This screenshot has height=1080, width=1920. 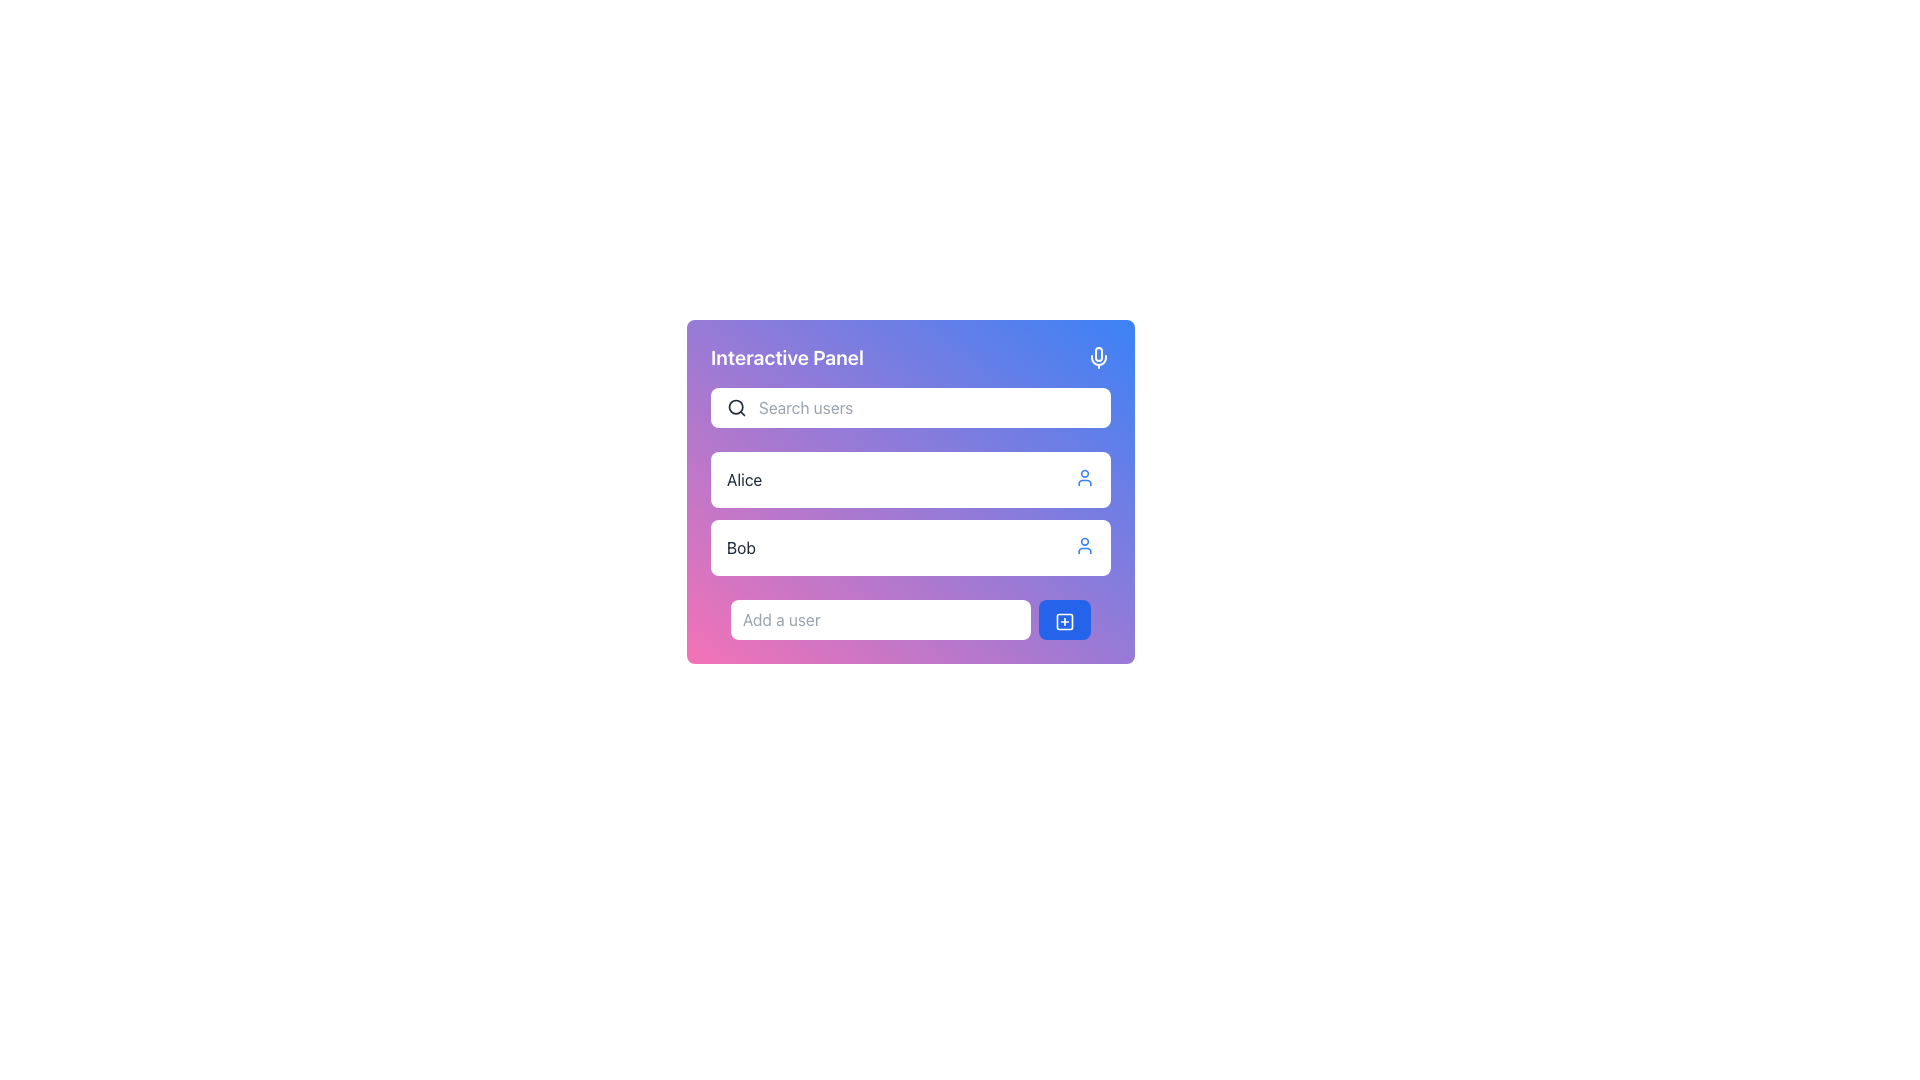 I want to click on the microphone icon, which is a classic line art style microphone located at the far right of the 'Interactive Panel' title bar, so click(x=1098, y=357).